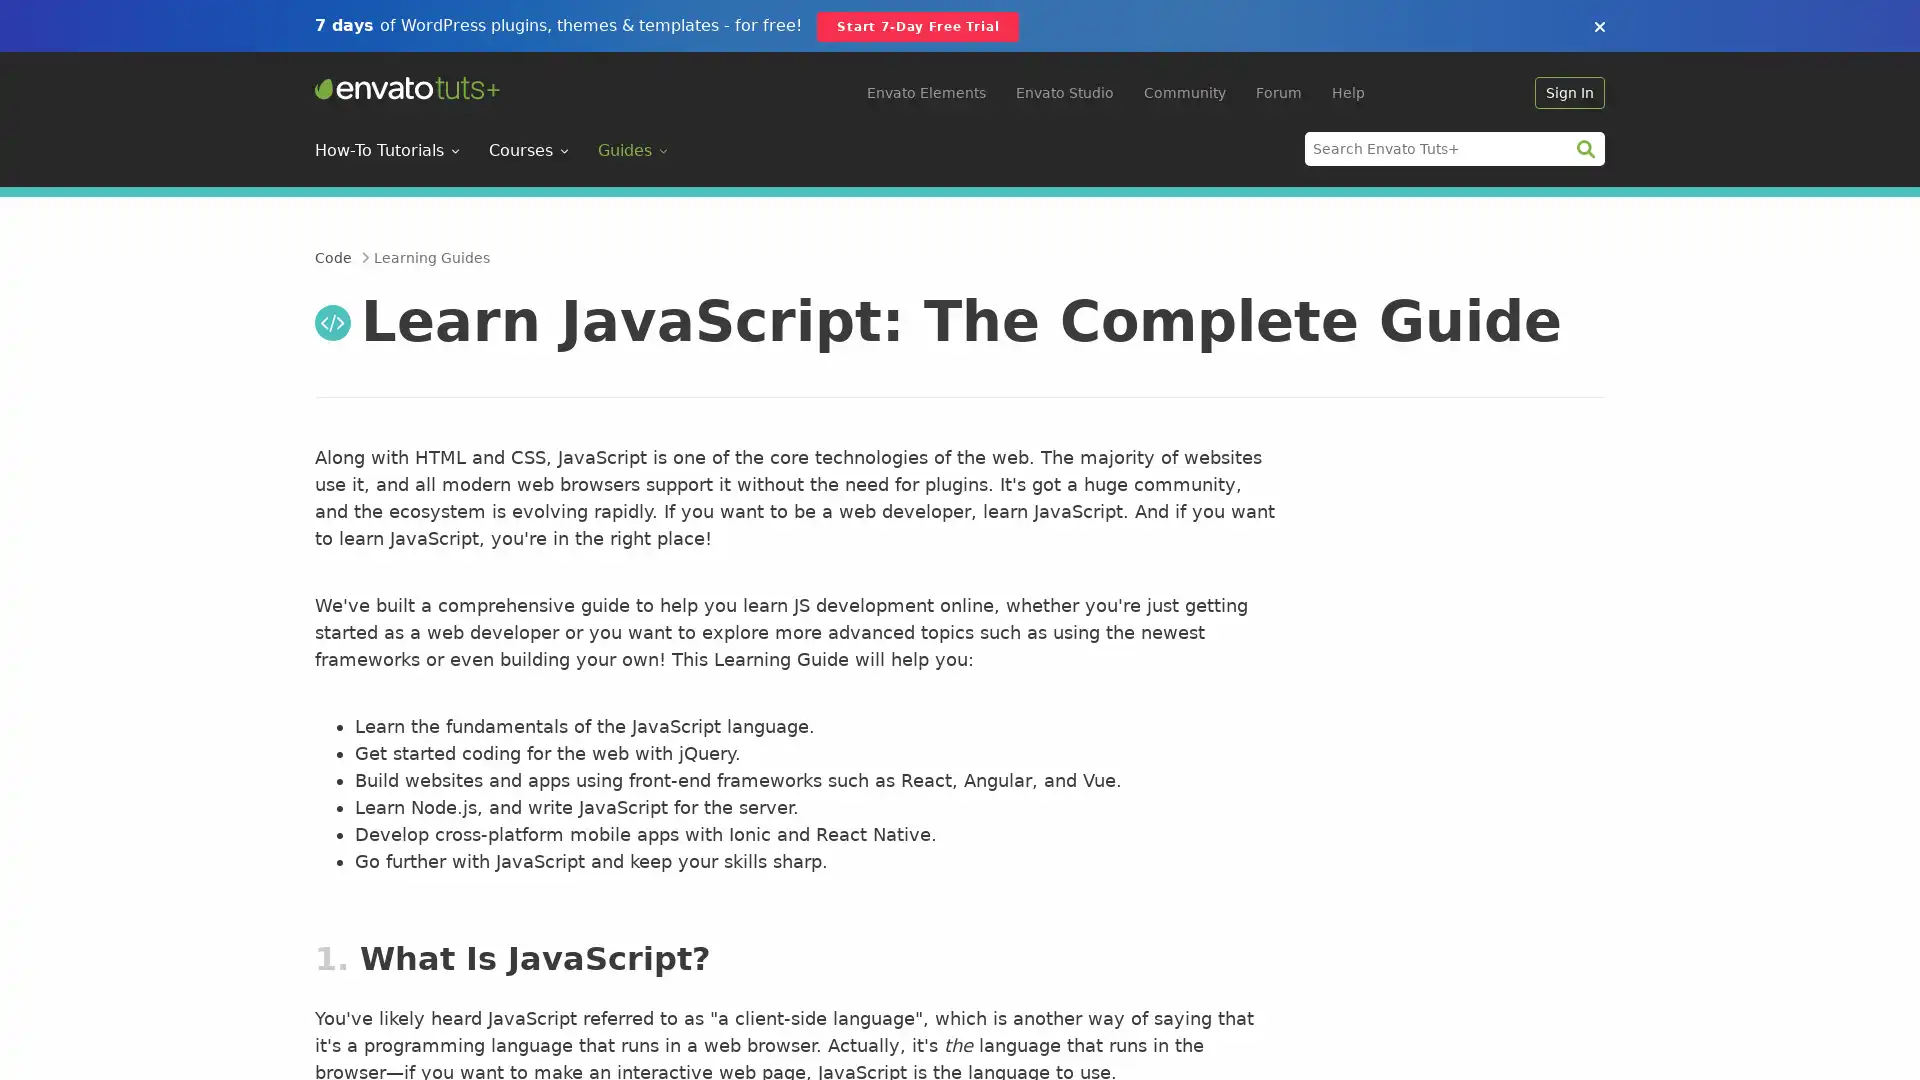  I want to click on search, so click(1584, 147).